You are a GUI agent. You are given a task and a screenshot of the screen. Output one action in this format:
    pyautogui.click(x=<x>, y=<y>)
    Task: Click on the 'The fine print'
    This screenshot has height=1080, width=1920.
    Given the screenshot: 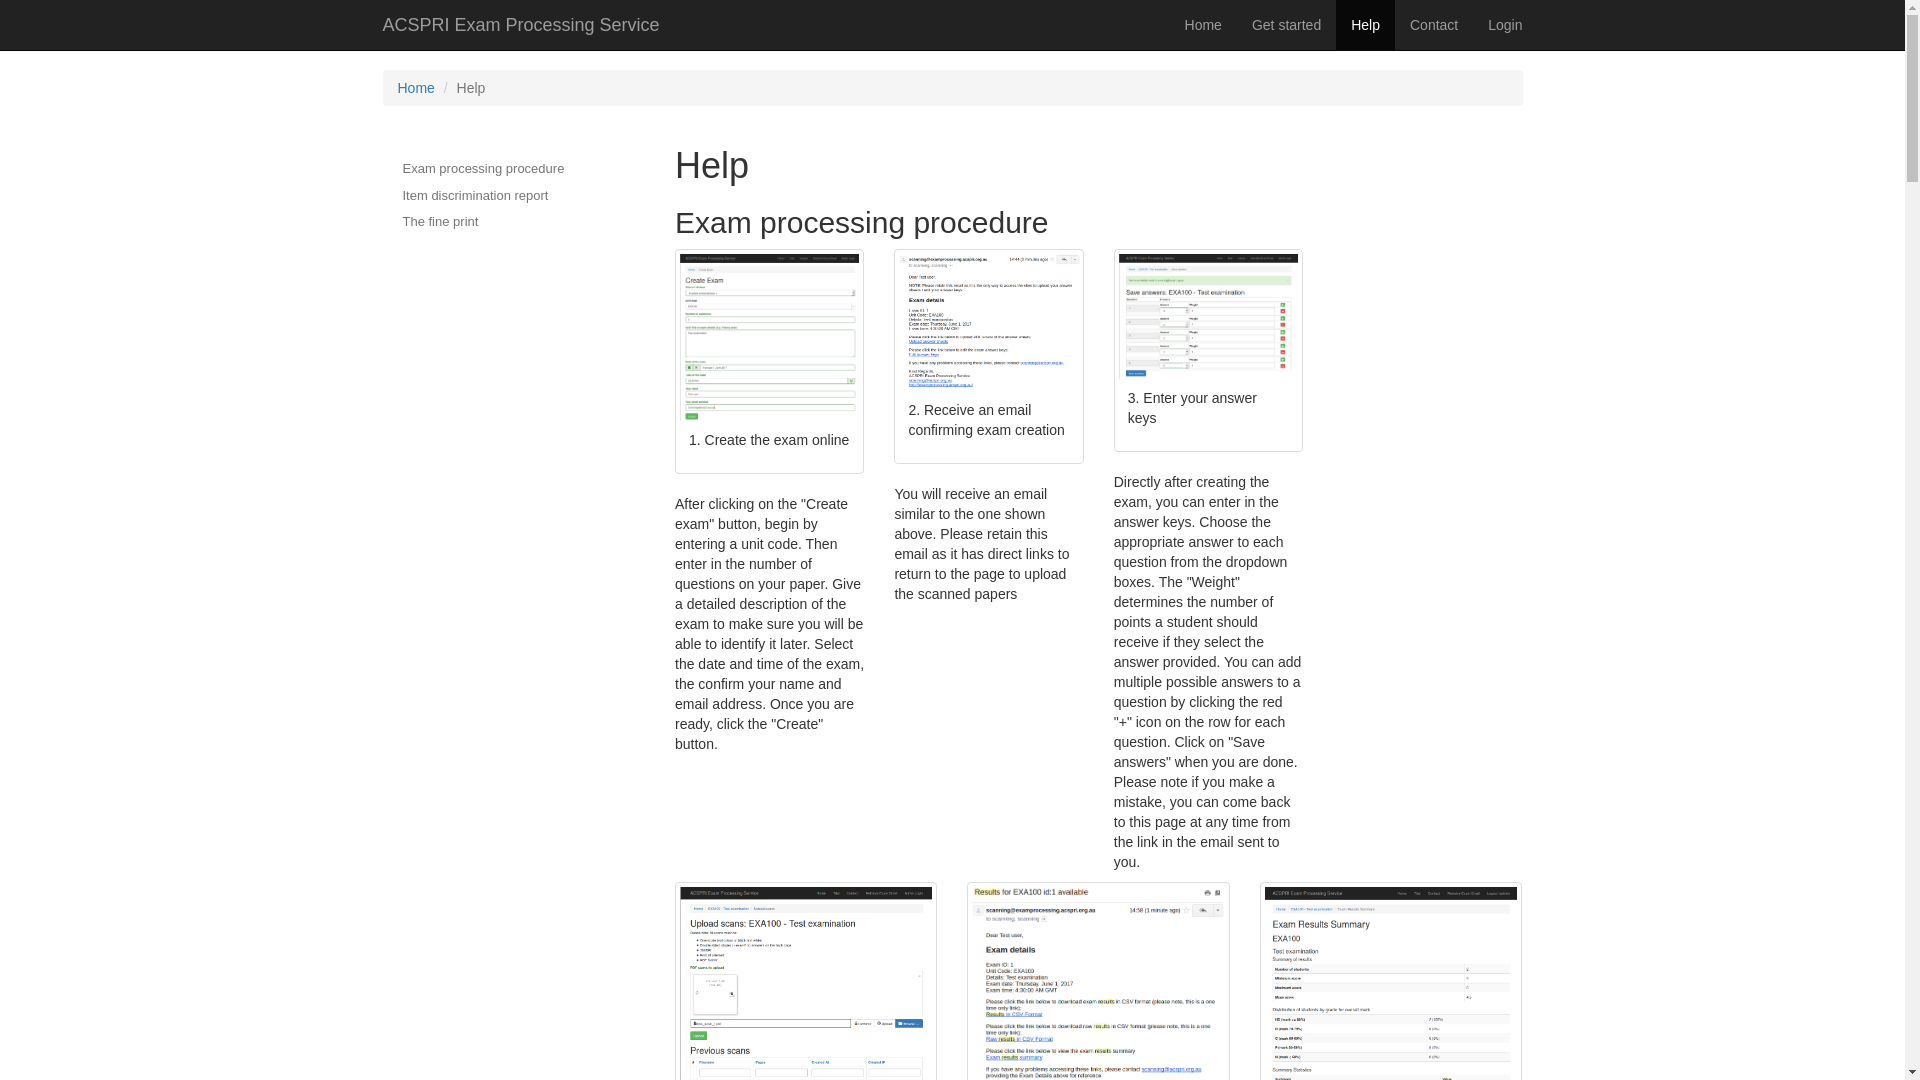 What is the action you would take?
    pyautogui.click(x=483, y=222)
    